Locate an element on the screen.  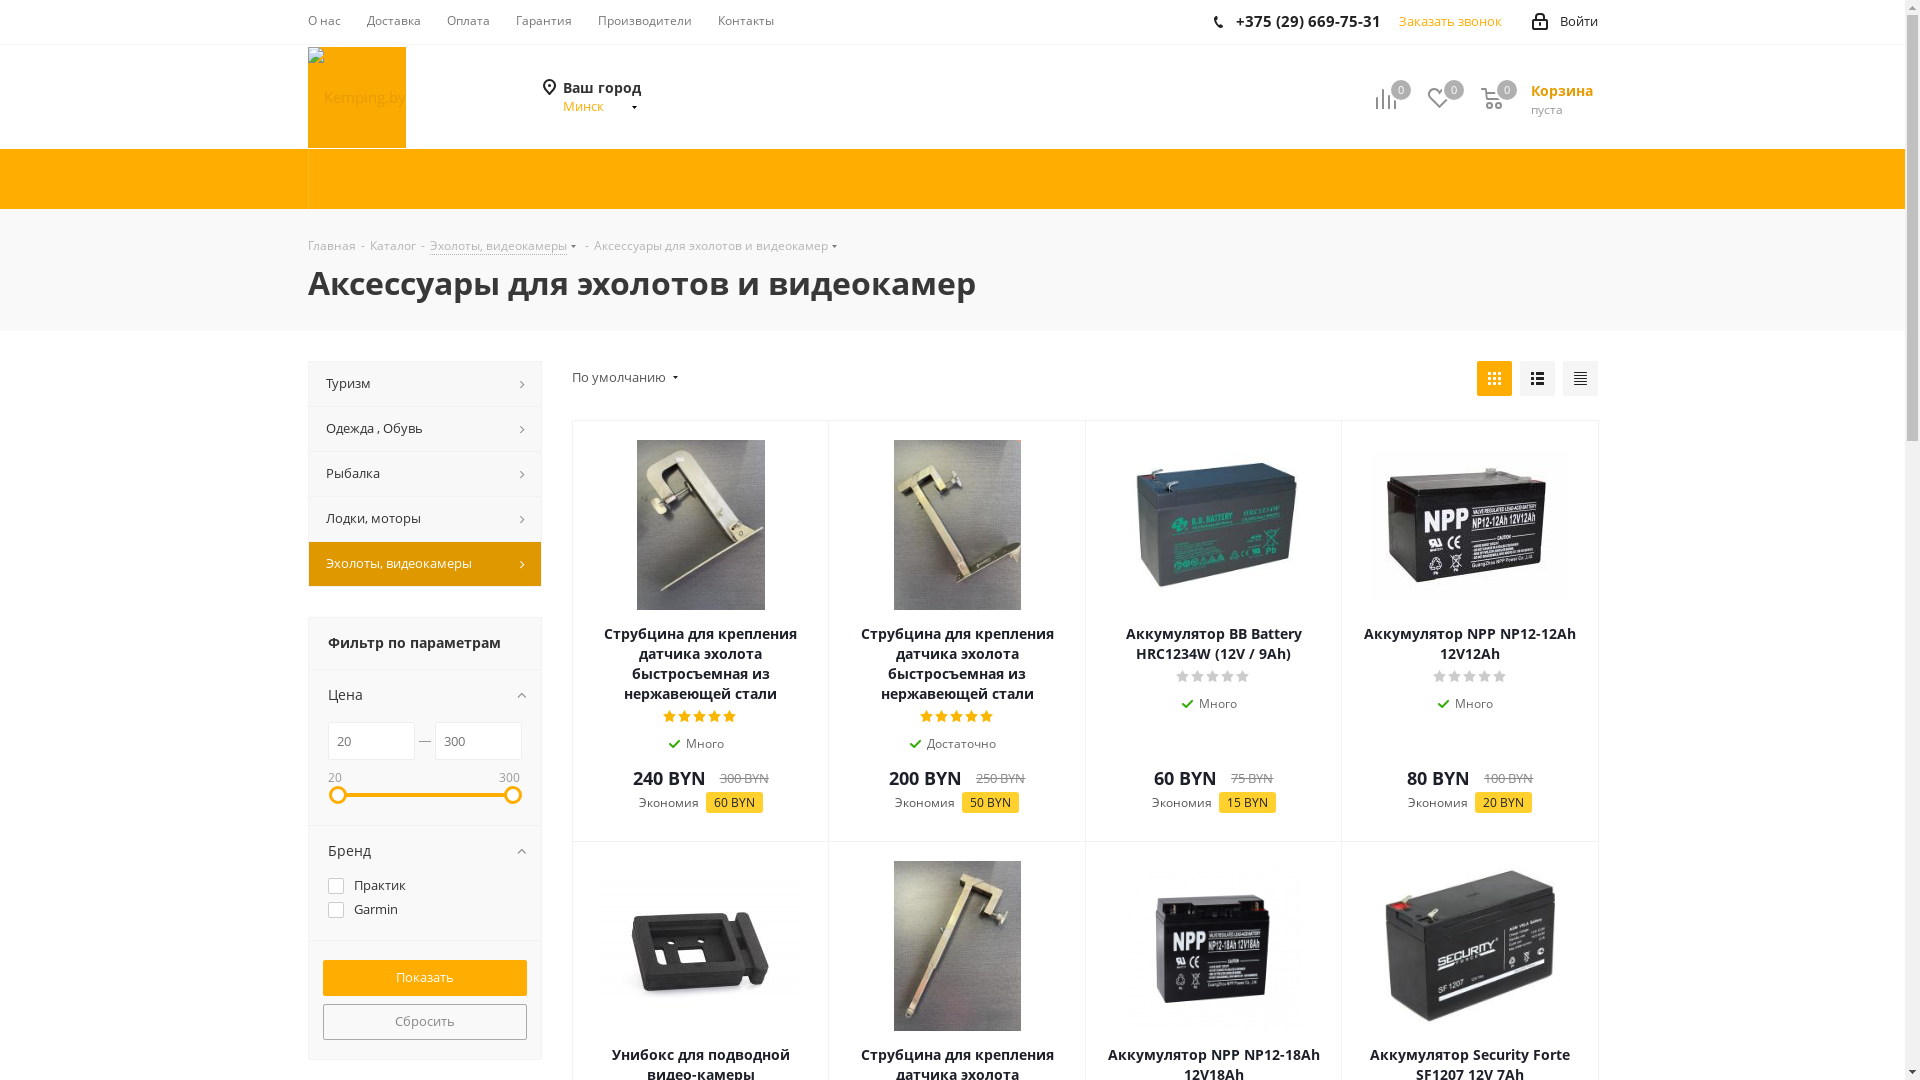
'3' is located at coordinates (1212, 676).